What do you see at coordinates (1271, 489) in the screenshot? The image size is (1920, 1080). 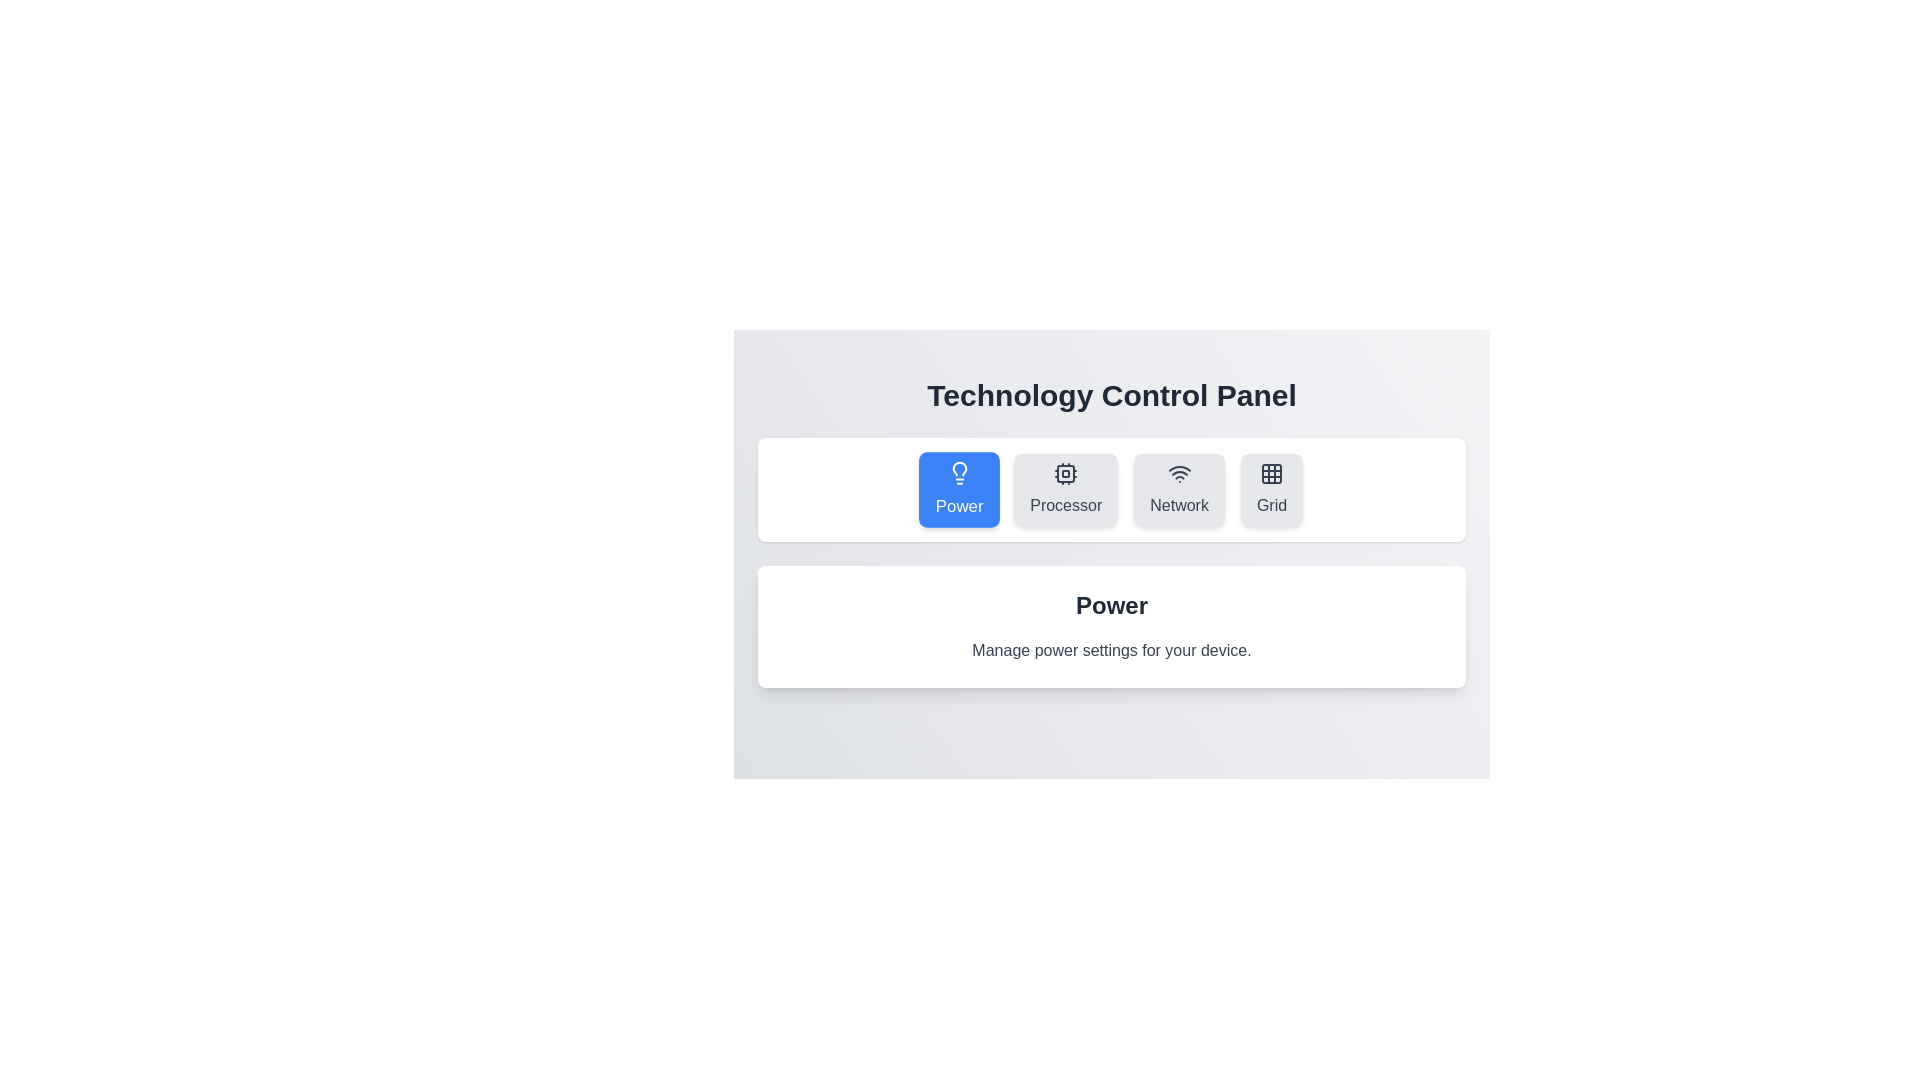 I see `the Grid tab in the TechControlPanel` at bounding box center [1271, 489].